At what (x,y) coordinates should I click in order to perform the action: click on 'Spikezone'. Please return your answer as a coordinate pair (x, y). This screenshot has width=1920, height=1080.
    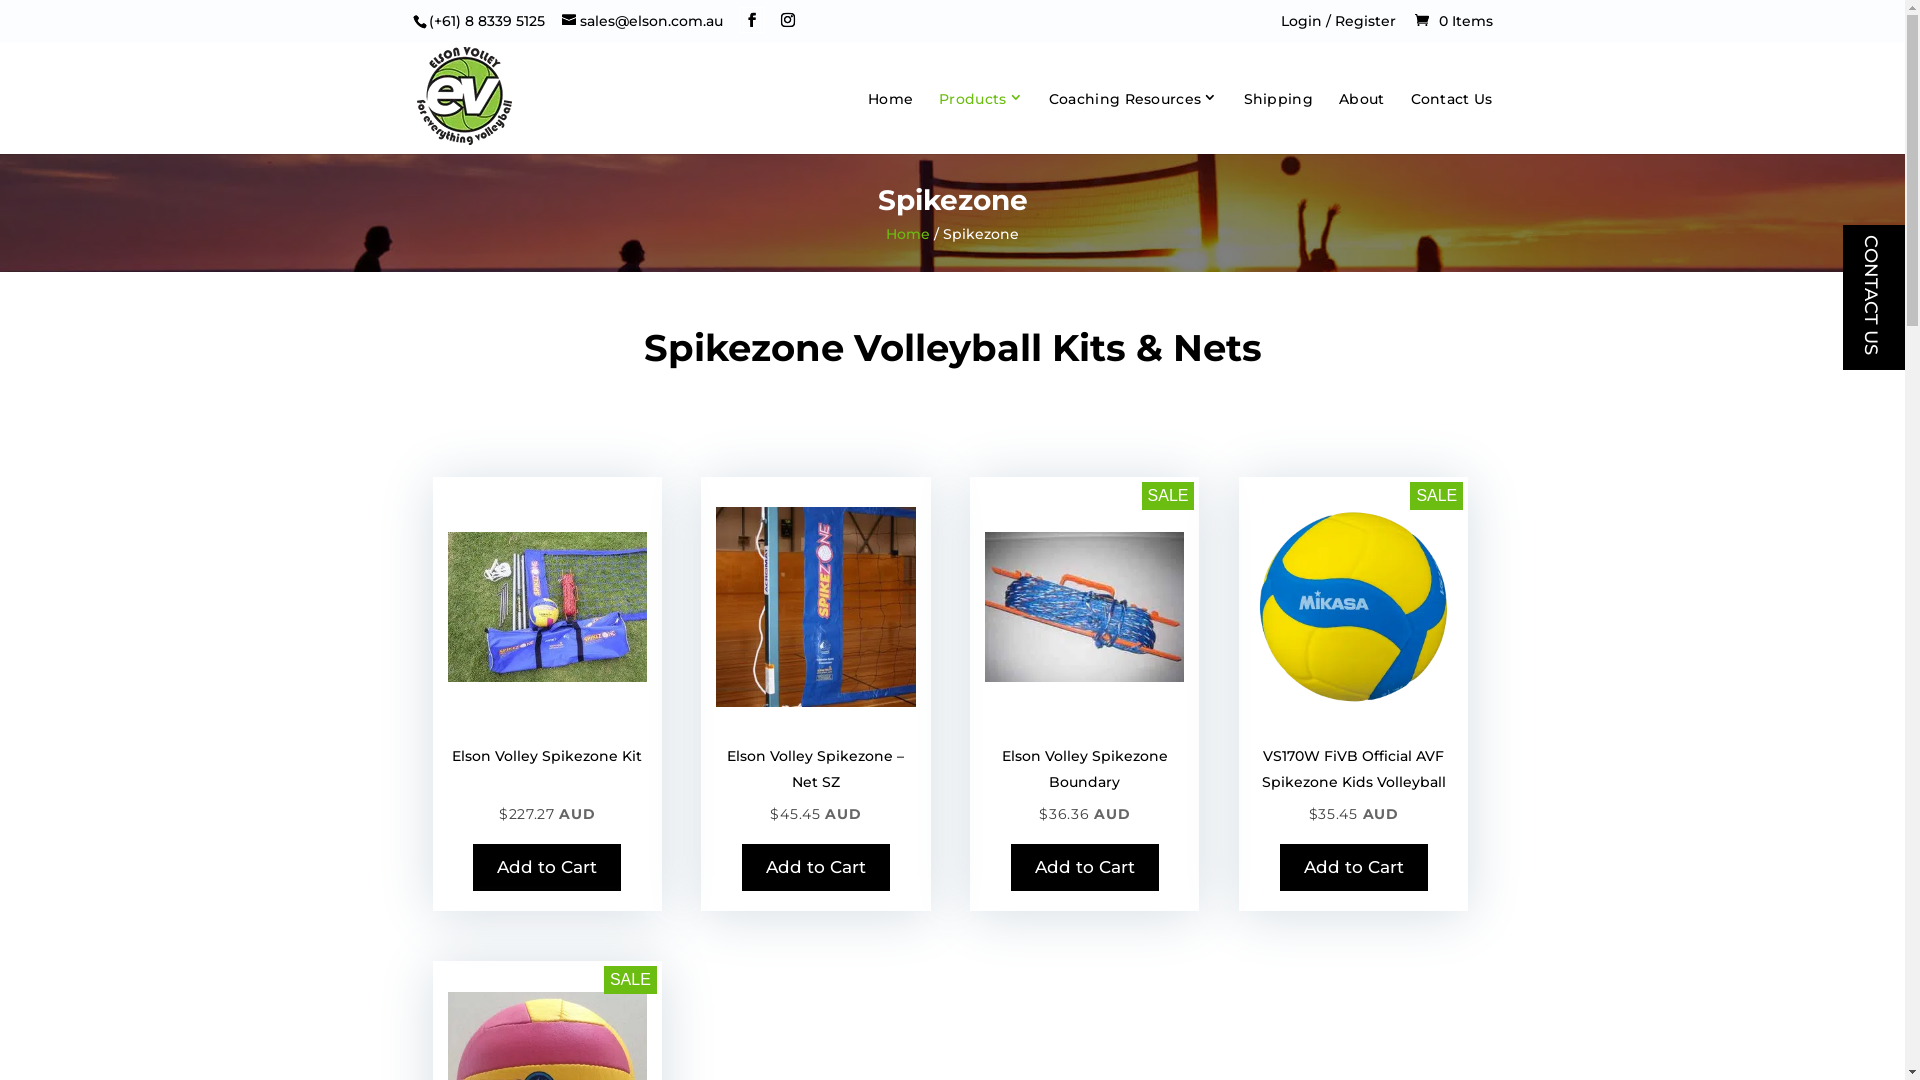
    Looking at the image, I should click on (1083, 605).